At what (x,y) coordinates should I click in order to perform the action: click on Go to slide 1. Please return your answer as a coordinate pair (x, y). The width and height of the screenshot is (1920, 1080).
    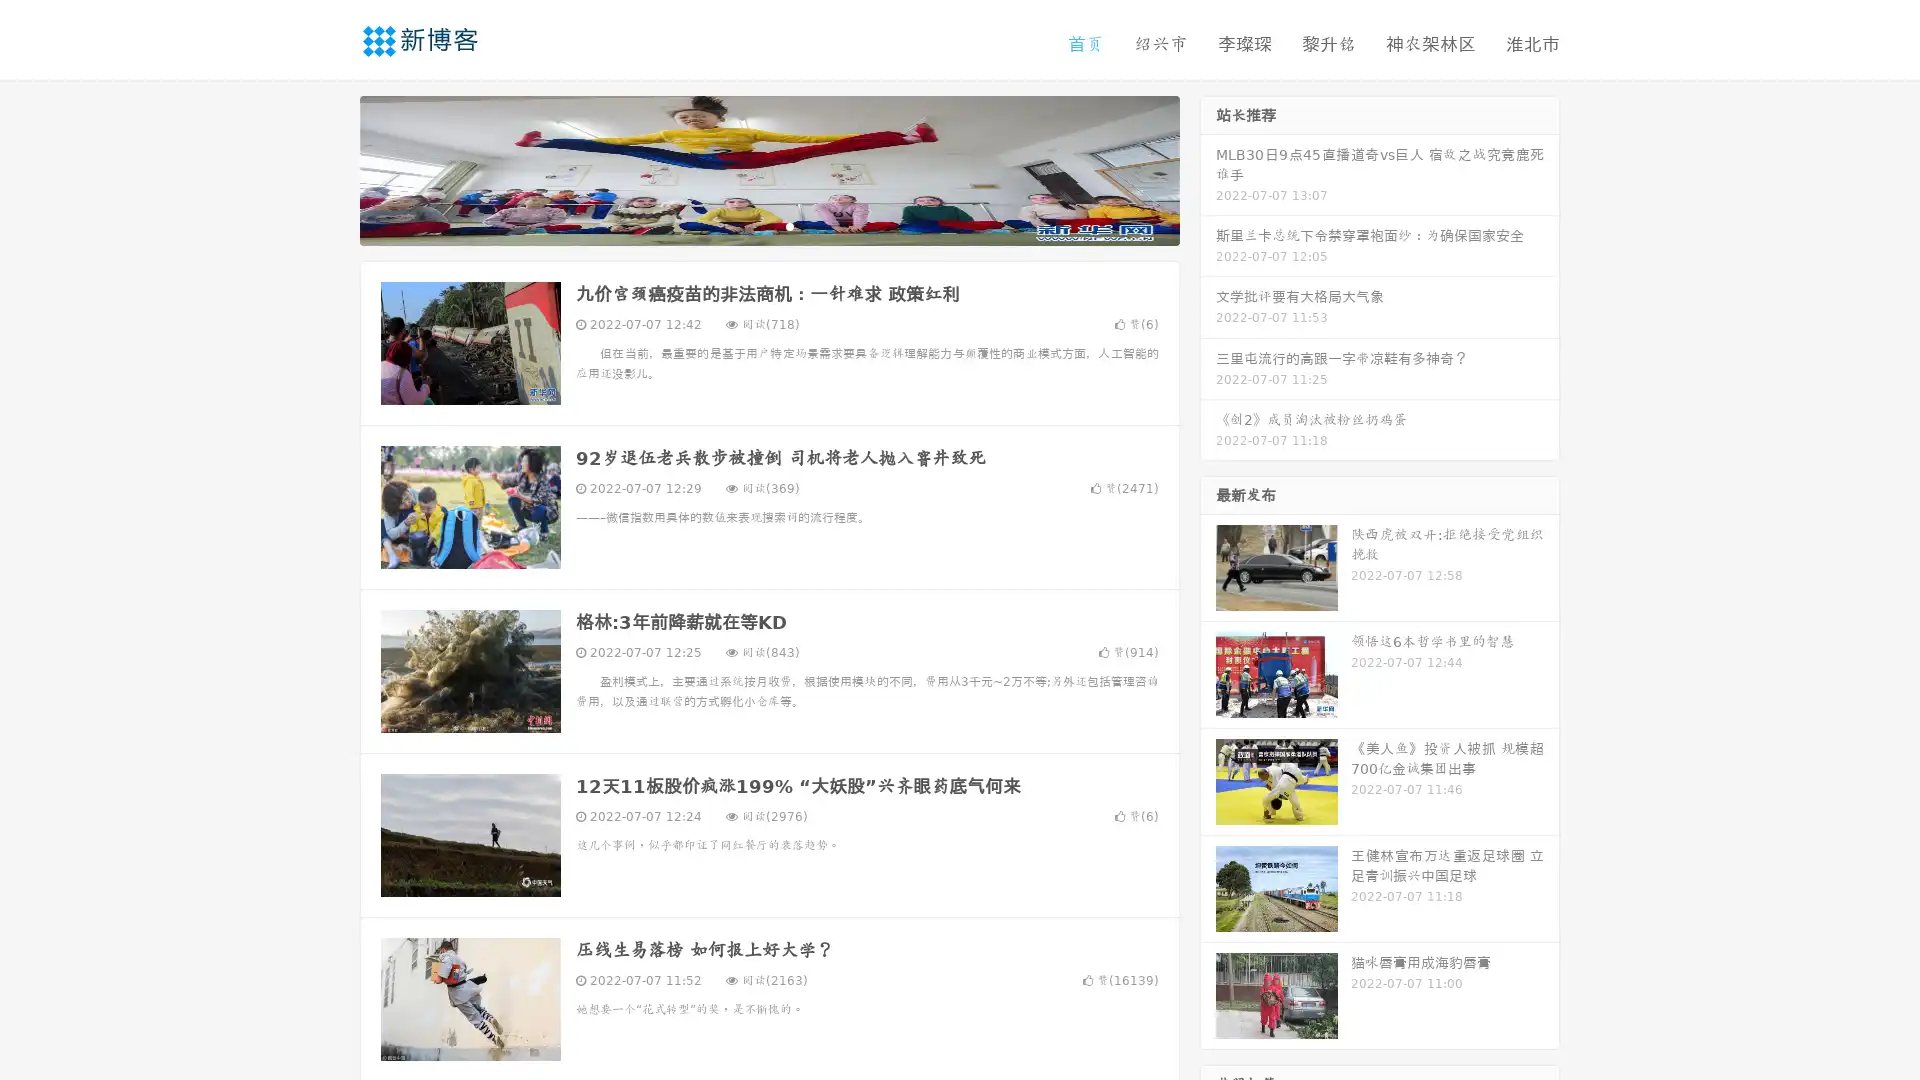
    Looking at the image, I should click on (748, 225).